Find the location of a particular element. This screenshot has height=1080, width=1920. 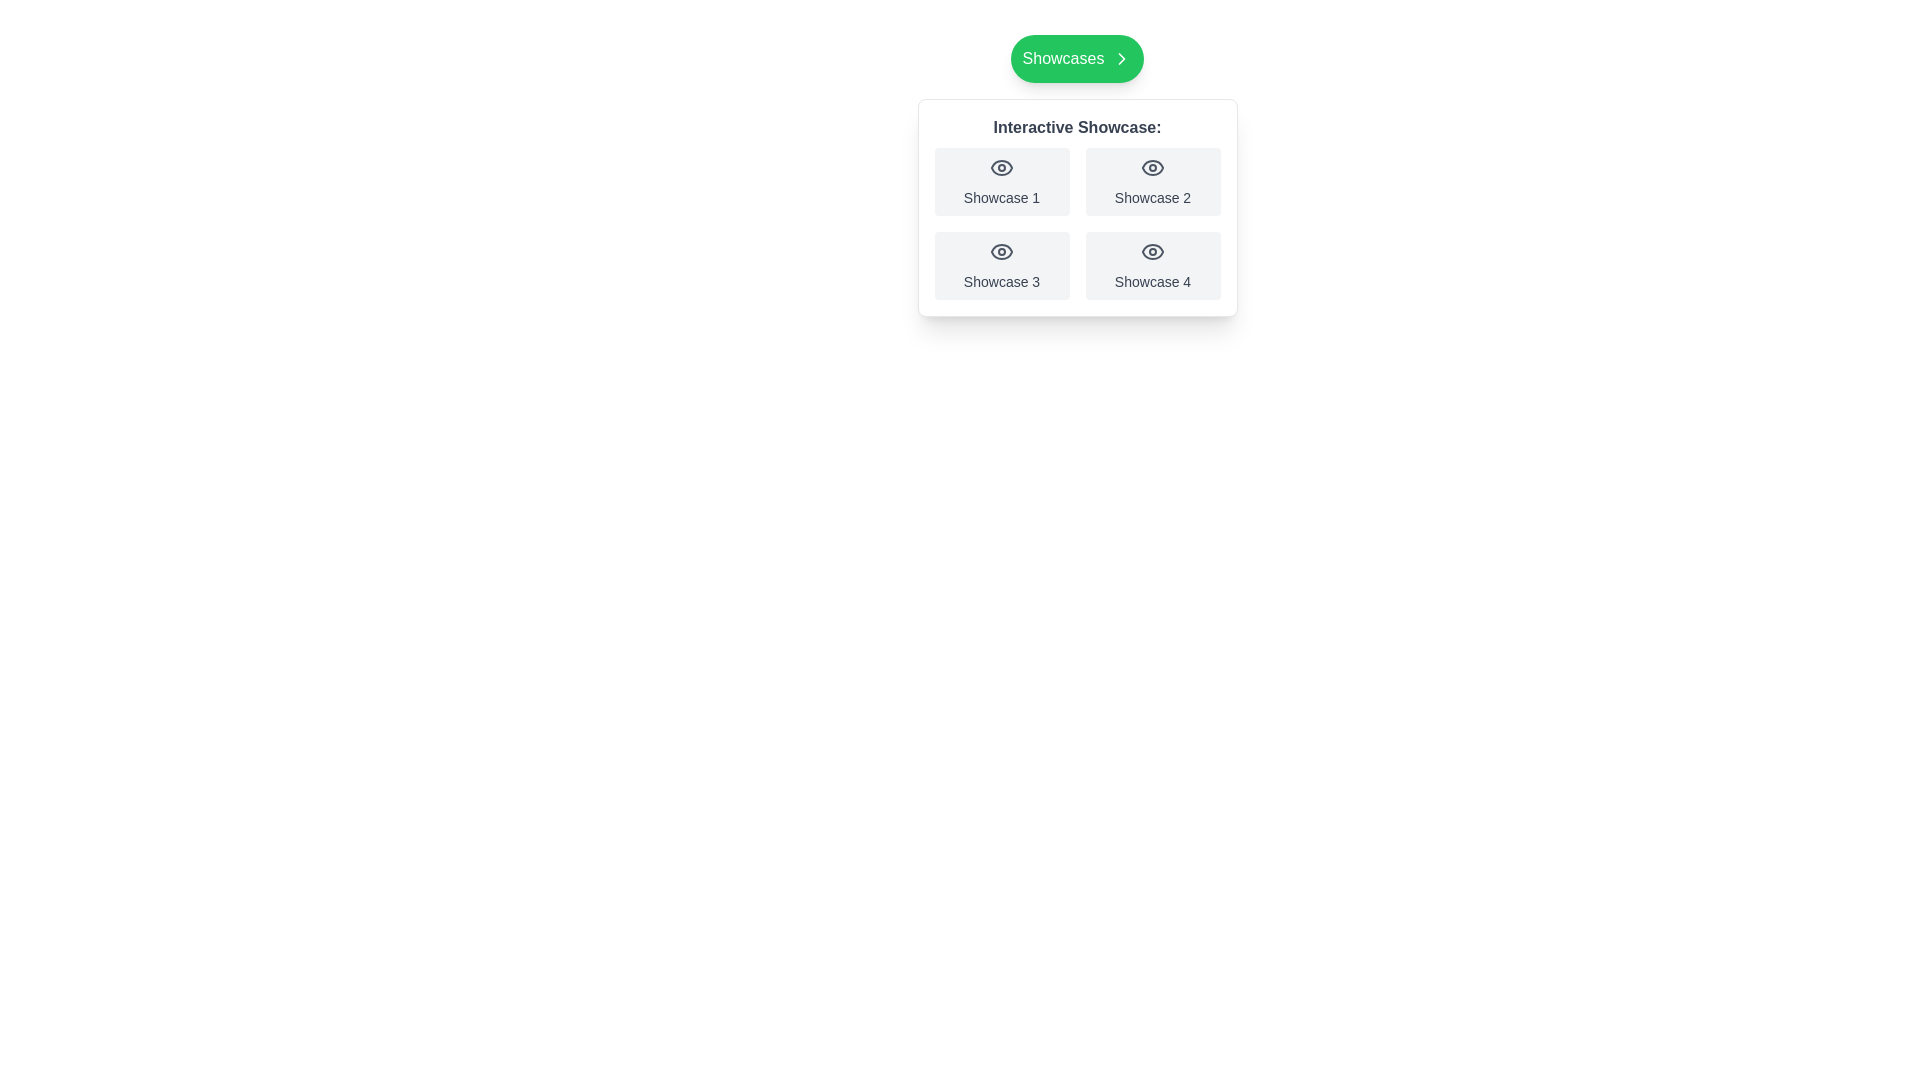

the first interactive card element titled 'Showcase 1', which has a light gray background and an eye icon at the center top is located at coordinates (1002, 181).